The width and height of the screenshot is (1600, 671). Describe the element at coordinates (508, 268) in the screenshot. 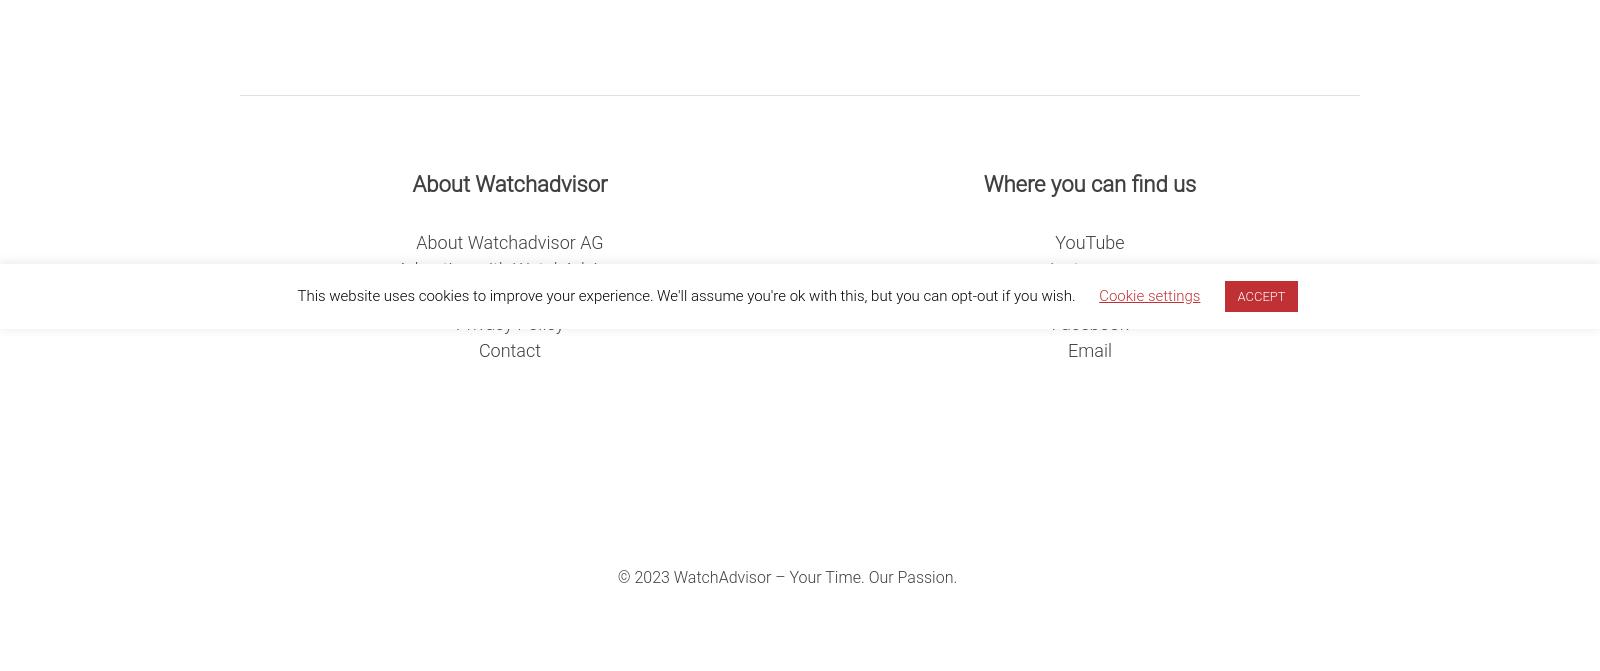

I see `'Advertise with WatchAdvisor'` at that location.